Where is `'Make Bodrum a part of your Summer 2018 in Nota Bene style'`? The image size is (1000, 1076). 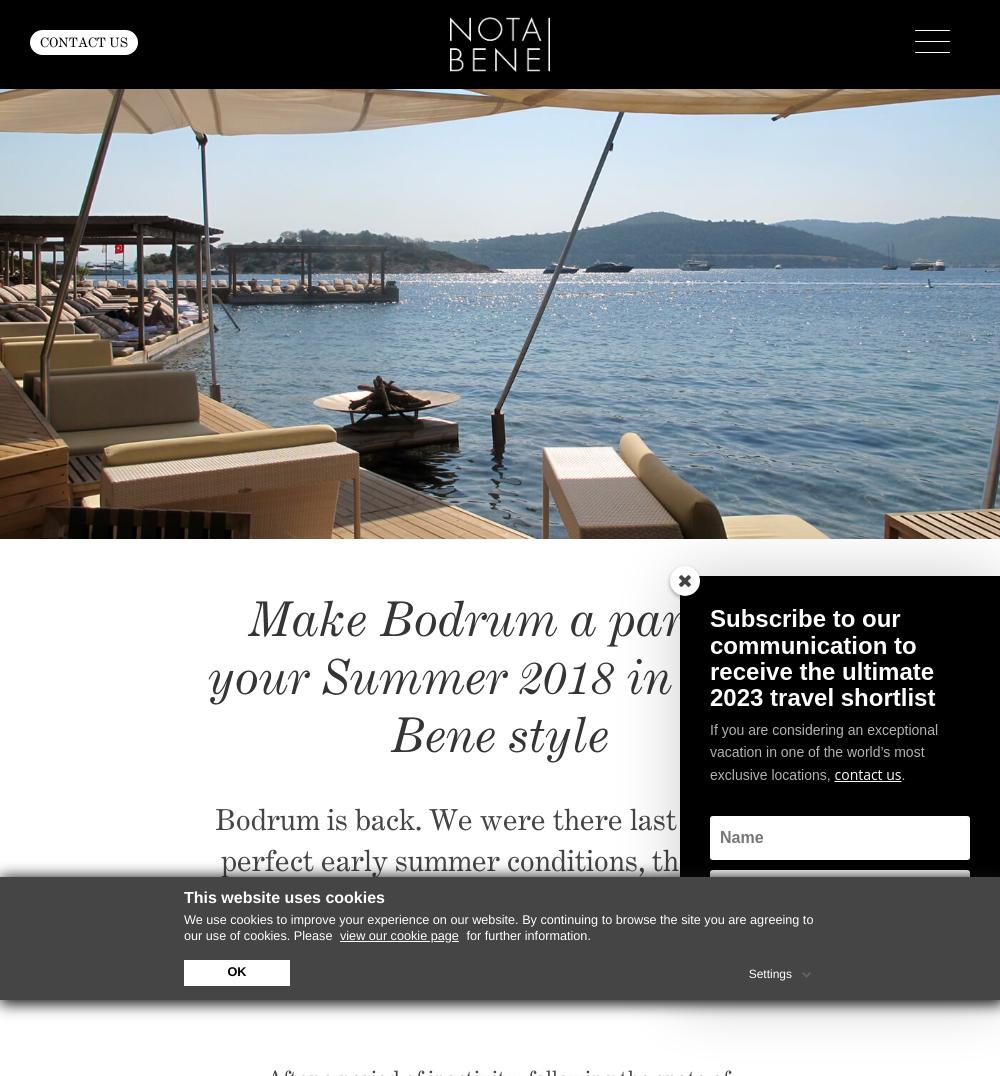
'Make Bodrum a part of your Summer 2018 in Nota Bene style' is located at coordinates (207, 676).